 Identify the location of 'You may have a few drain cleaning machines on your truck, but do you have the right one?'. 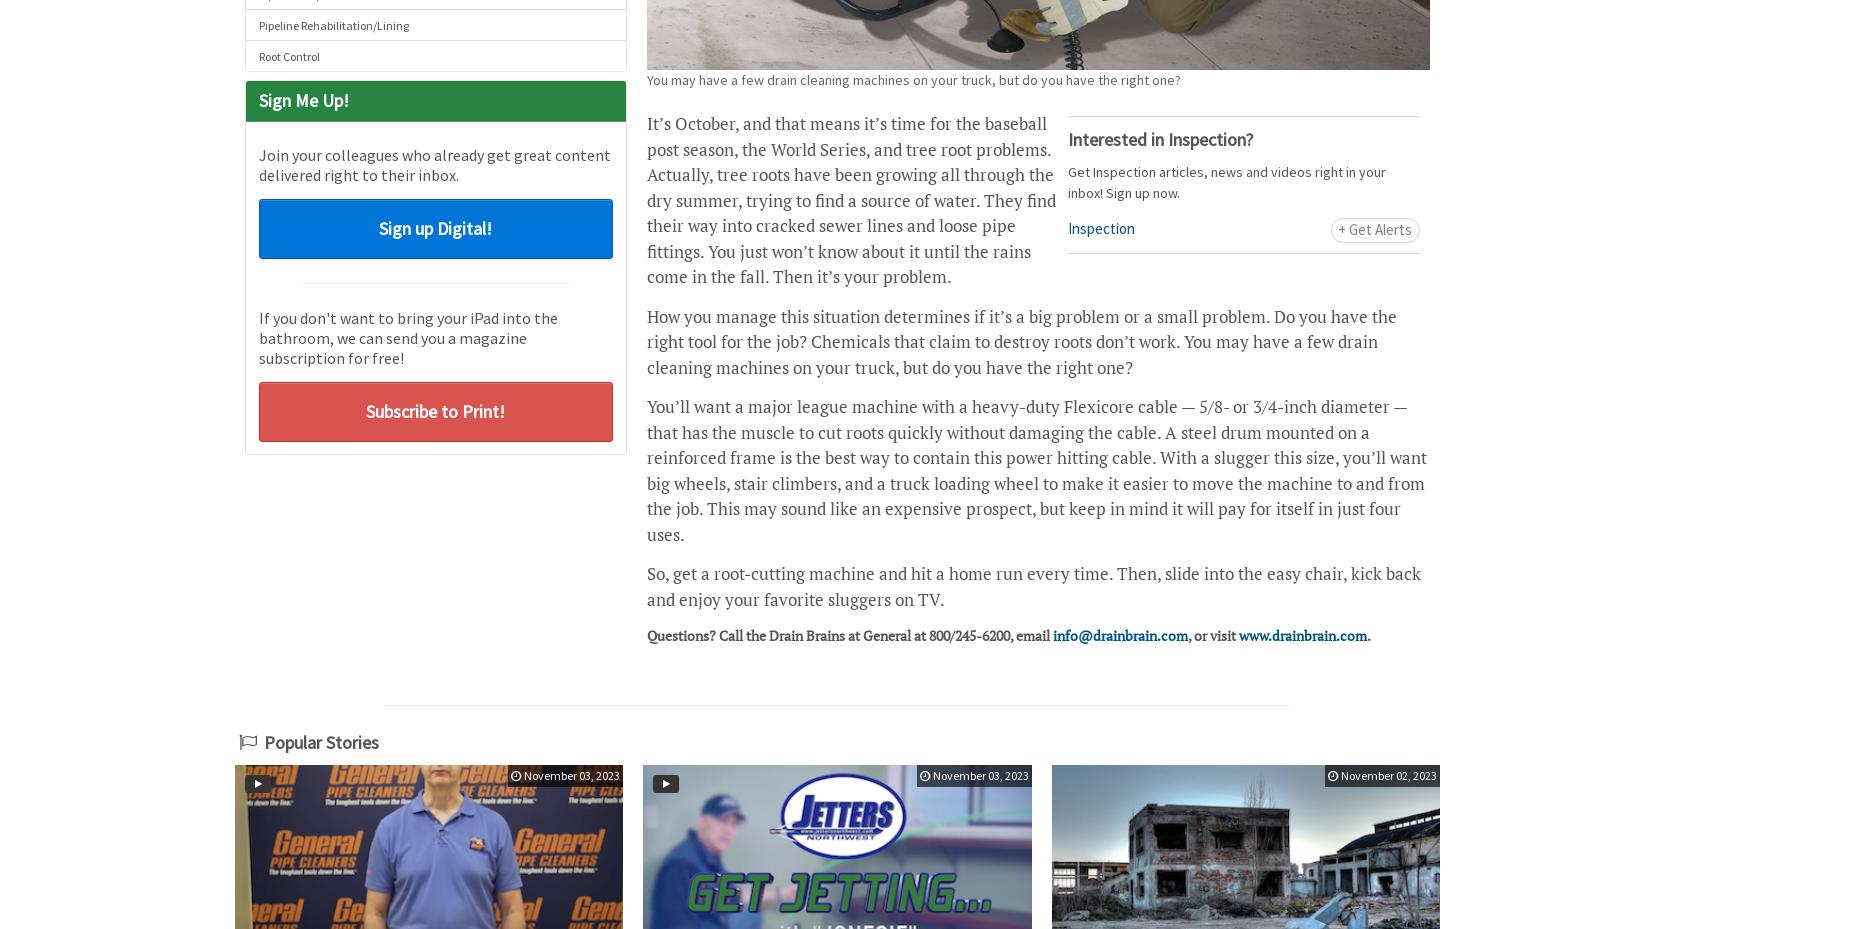
(912, 78).